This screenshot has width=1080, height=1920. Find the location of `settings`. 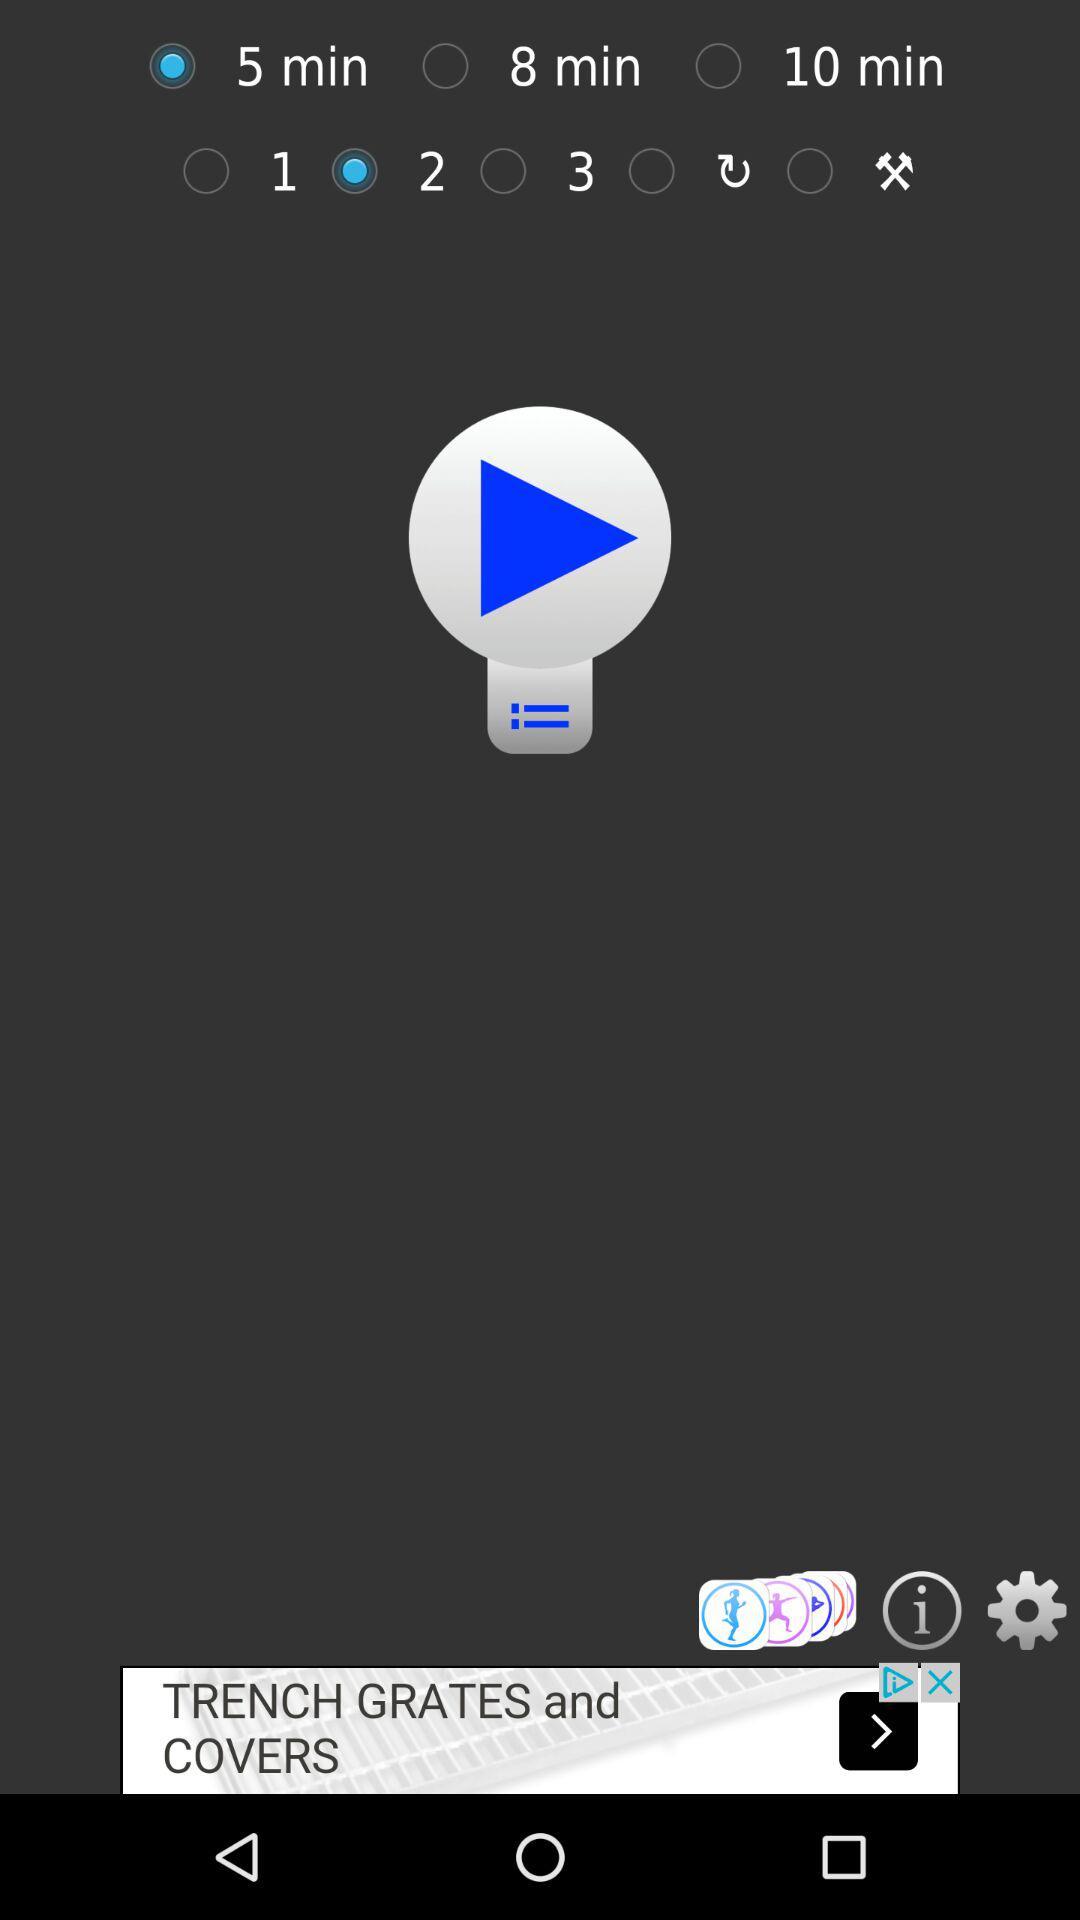

settings is located at coordinates (1027, 1610).